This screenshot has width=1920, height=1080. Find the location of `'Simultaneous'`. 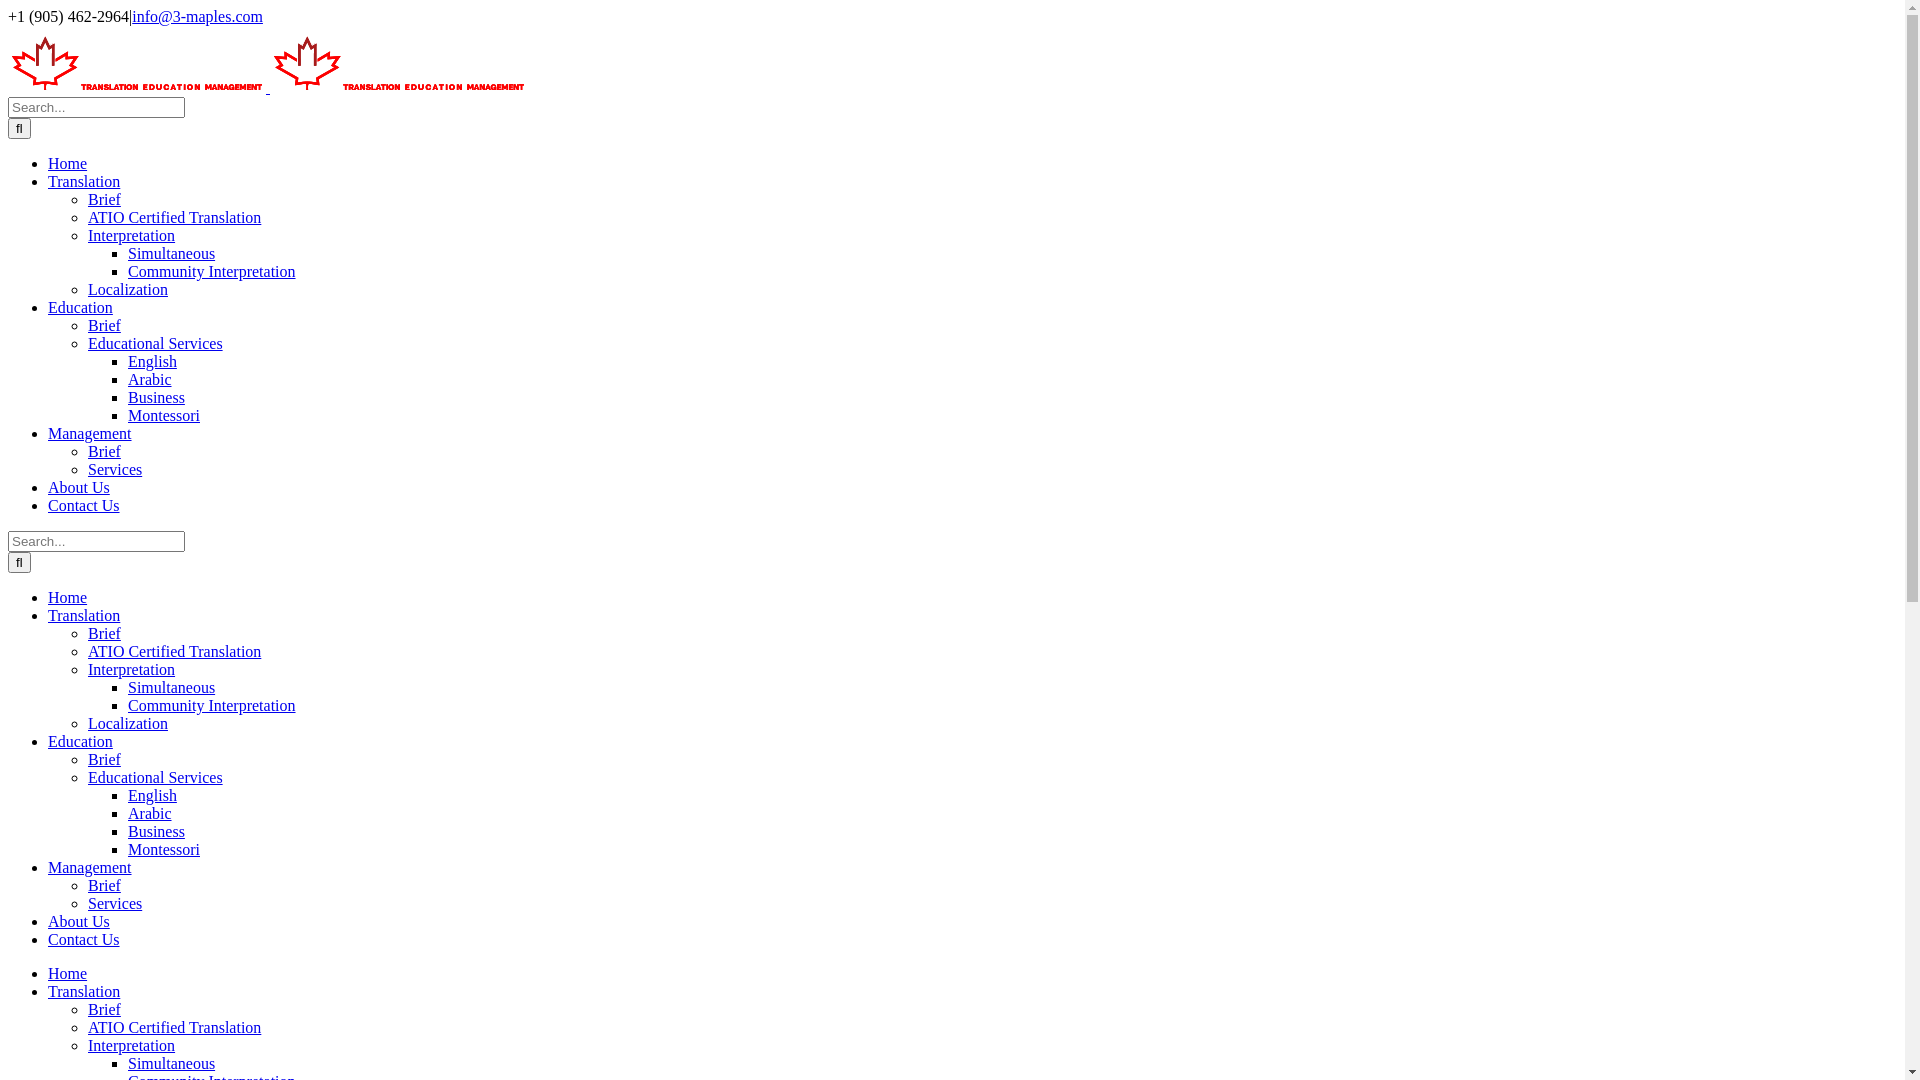

'Simultaneous' is located at coordinates (171, 1062).